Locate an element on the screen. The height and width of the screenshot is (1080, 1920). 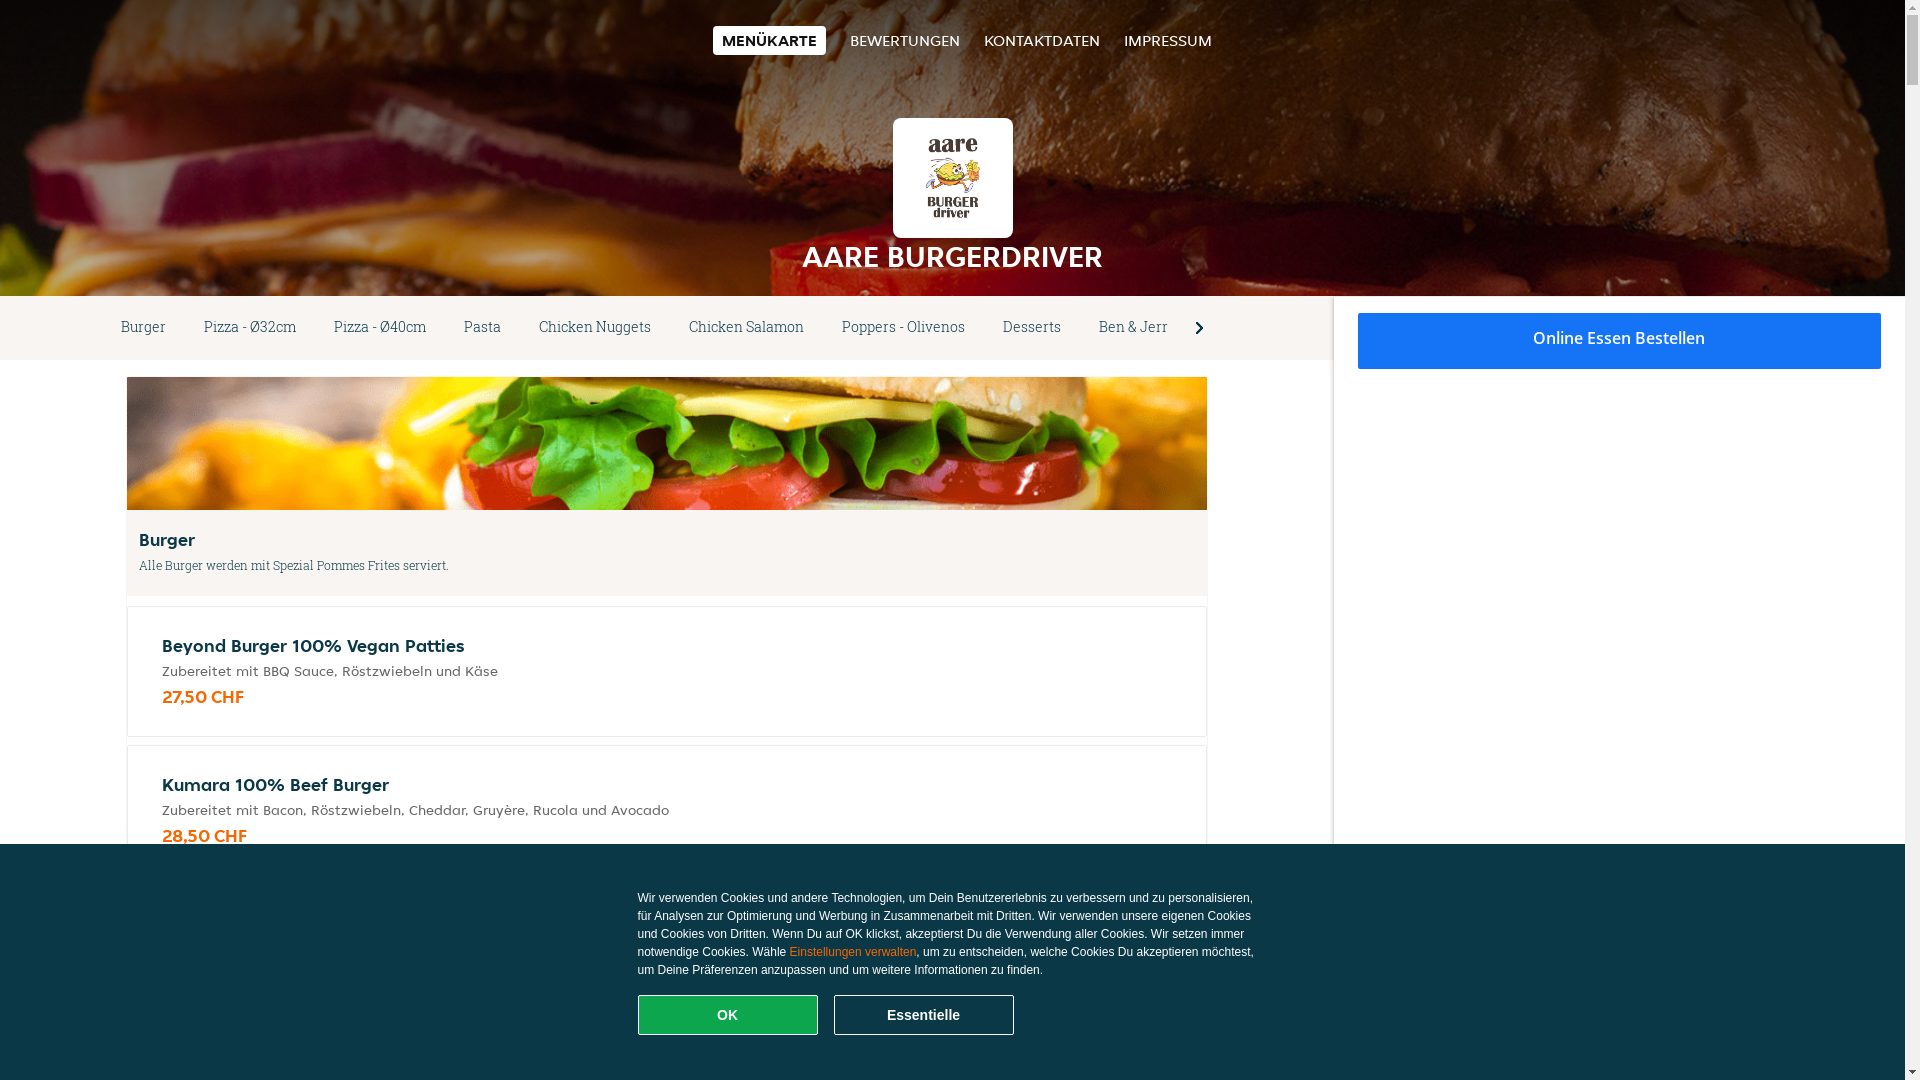
'Chicken Salamon' is located at coordinates (670, 326).